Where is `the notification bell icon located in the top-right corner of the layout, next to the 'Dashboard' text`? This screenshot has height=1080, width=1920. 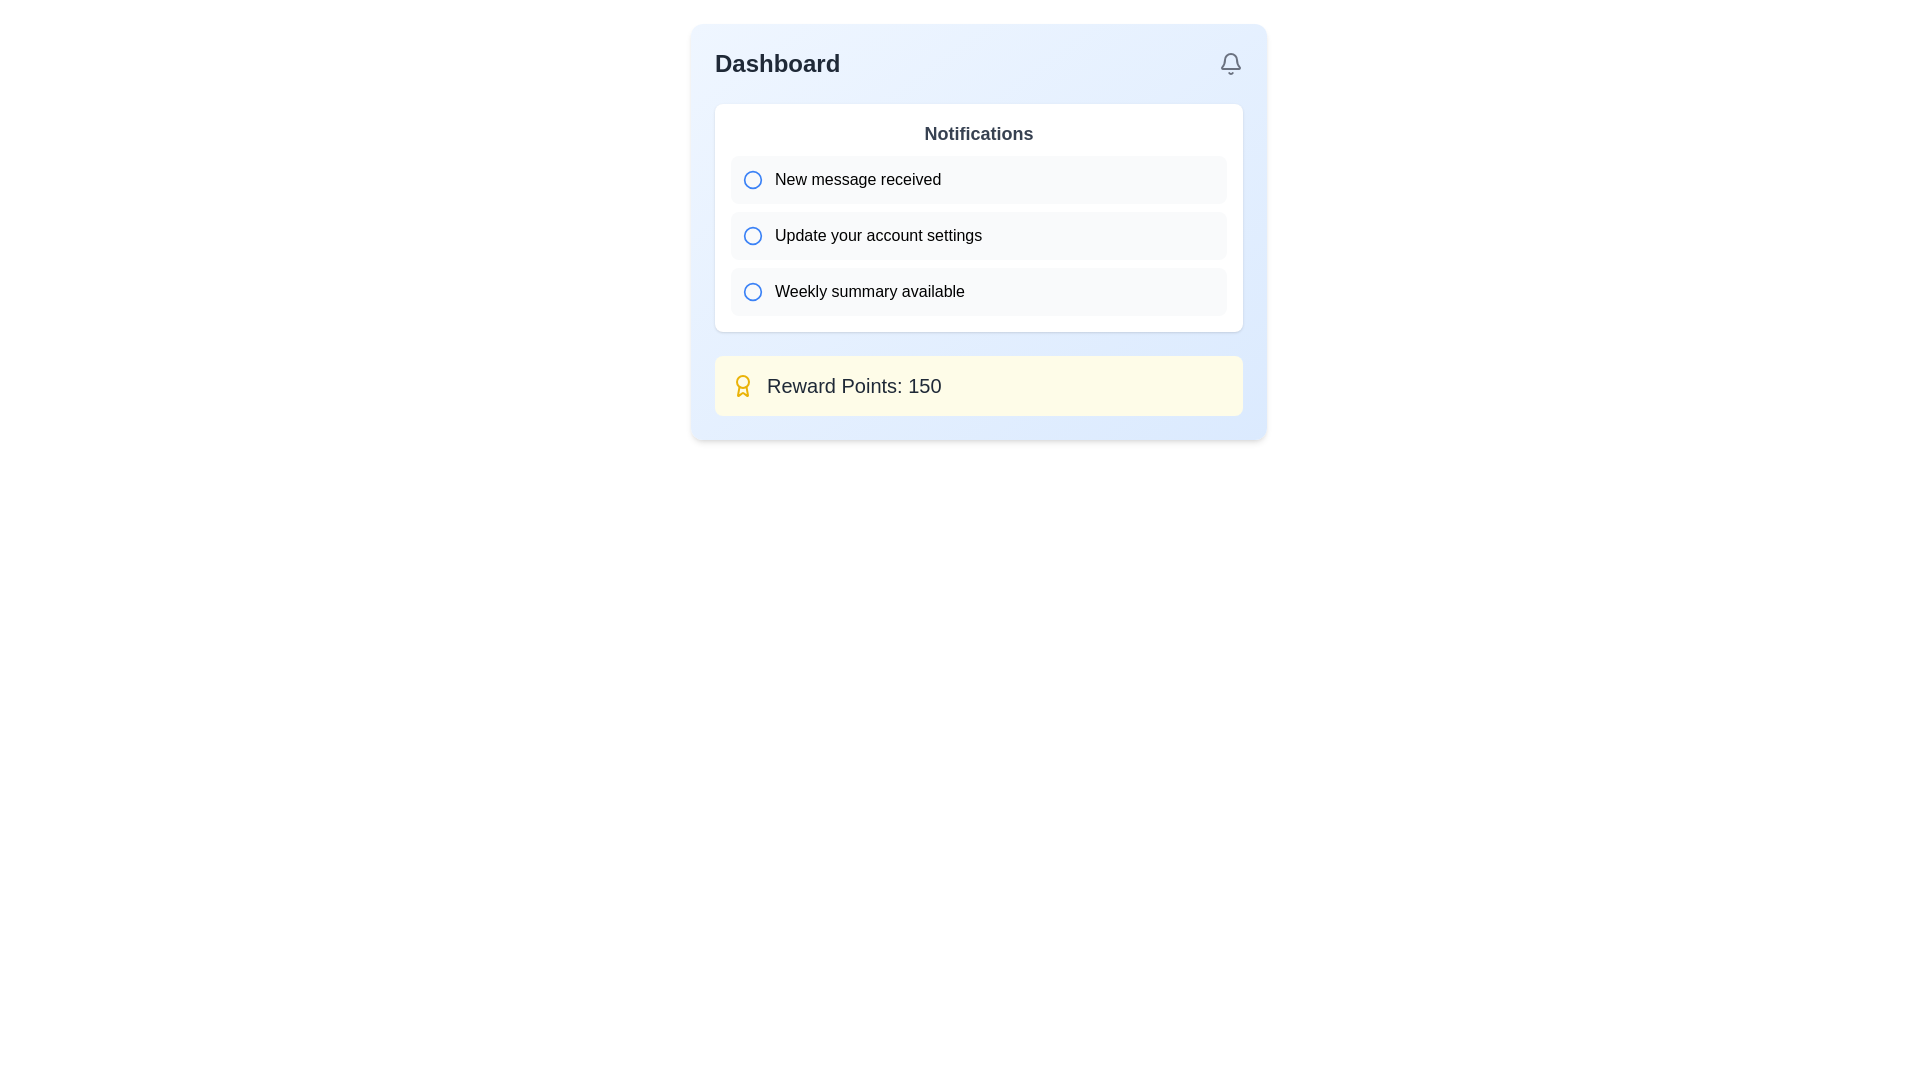
the notification bell icon located in the top-right corner of the layout, next to the 'Dashboard' text is located at coordinates (1229, 63).